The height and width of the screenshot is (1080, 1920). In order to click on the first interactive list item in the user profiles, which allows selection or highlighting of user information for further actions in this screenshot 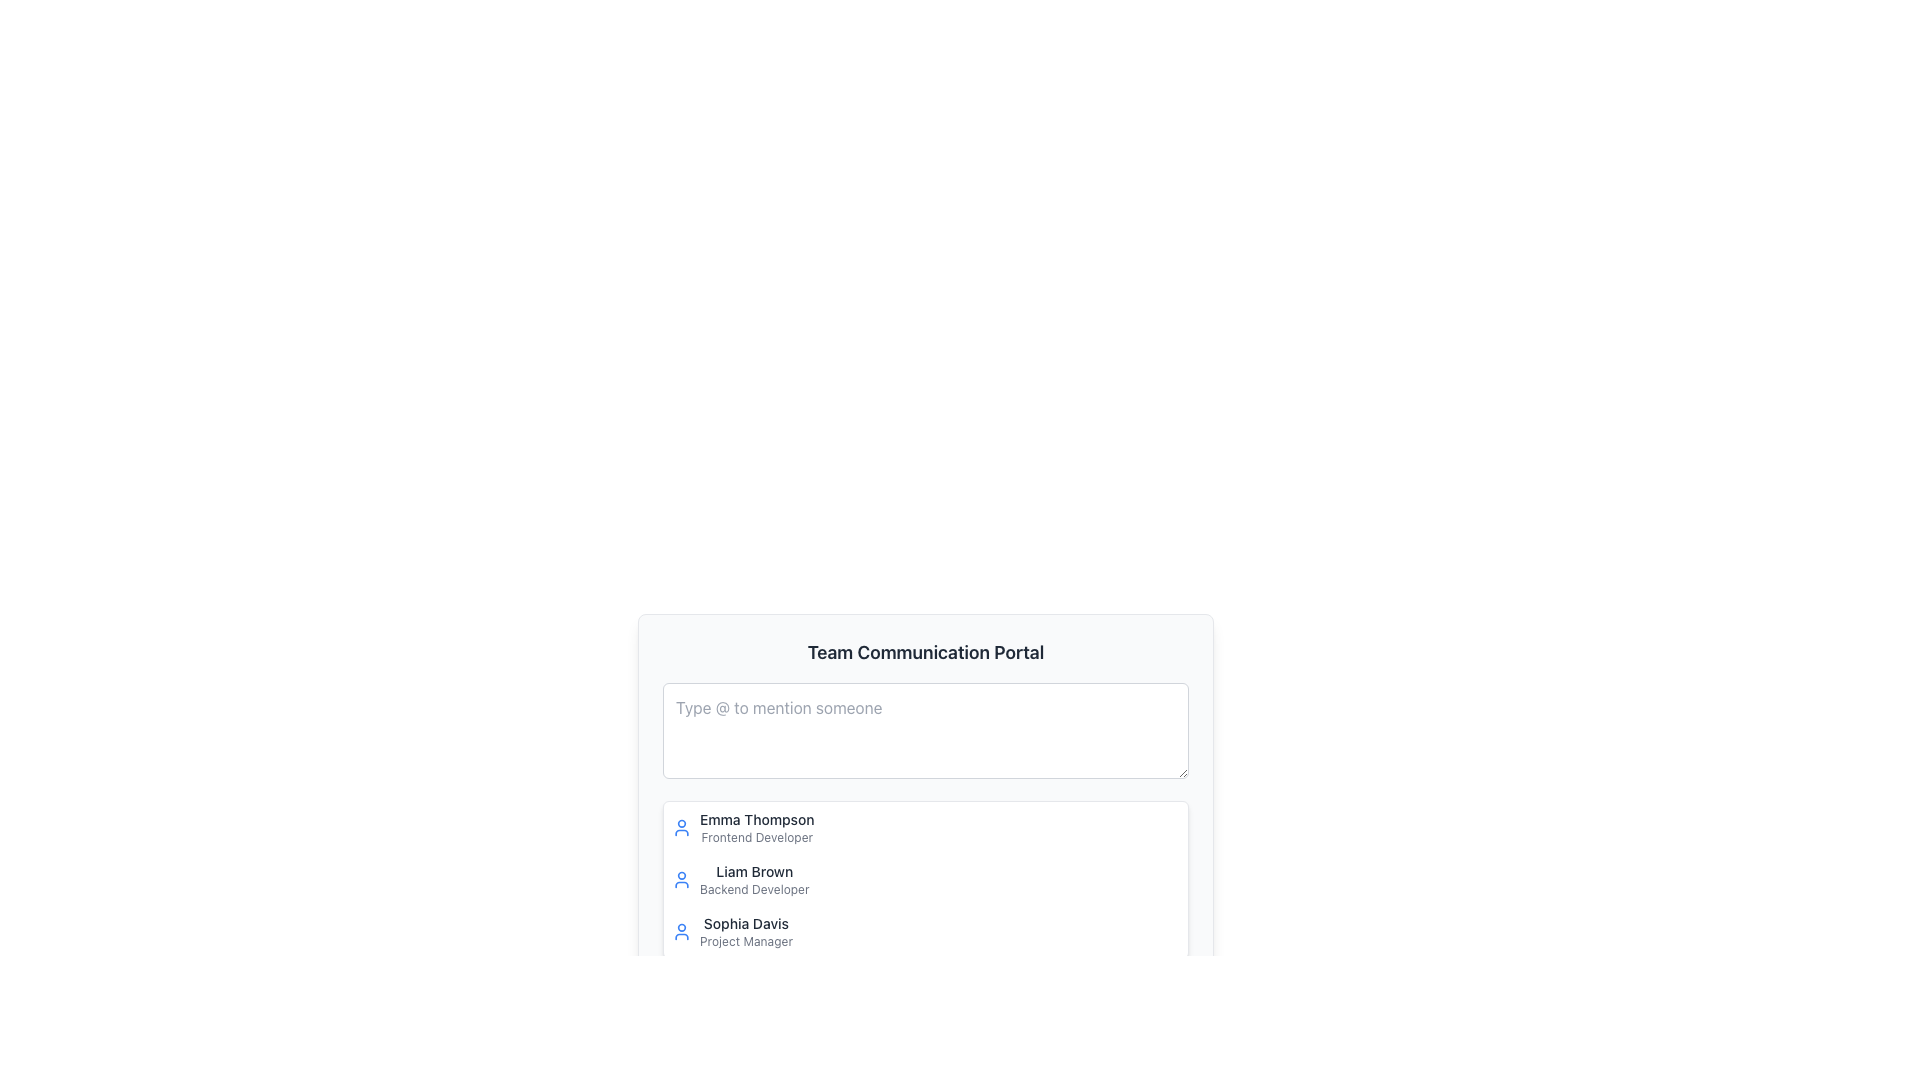, I will do `click(925, 828)`.